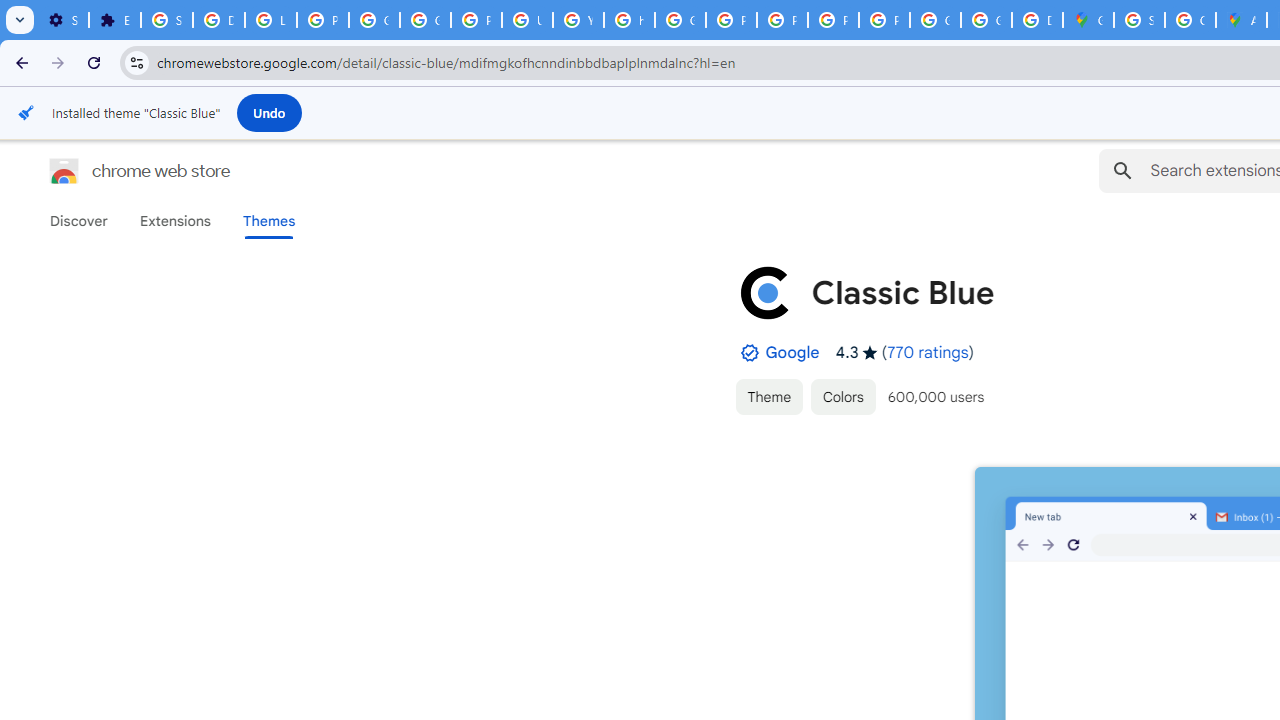 The width and height of the screenshot is (1280, 720). Describe the element at coordinates (577, 20) in the screenshot. I see `'YouTube'` at that location.